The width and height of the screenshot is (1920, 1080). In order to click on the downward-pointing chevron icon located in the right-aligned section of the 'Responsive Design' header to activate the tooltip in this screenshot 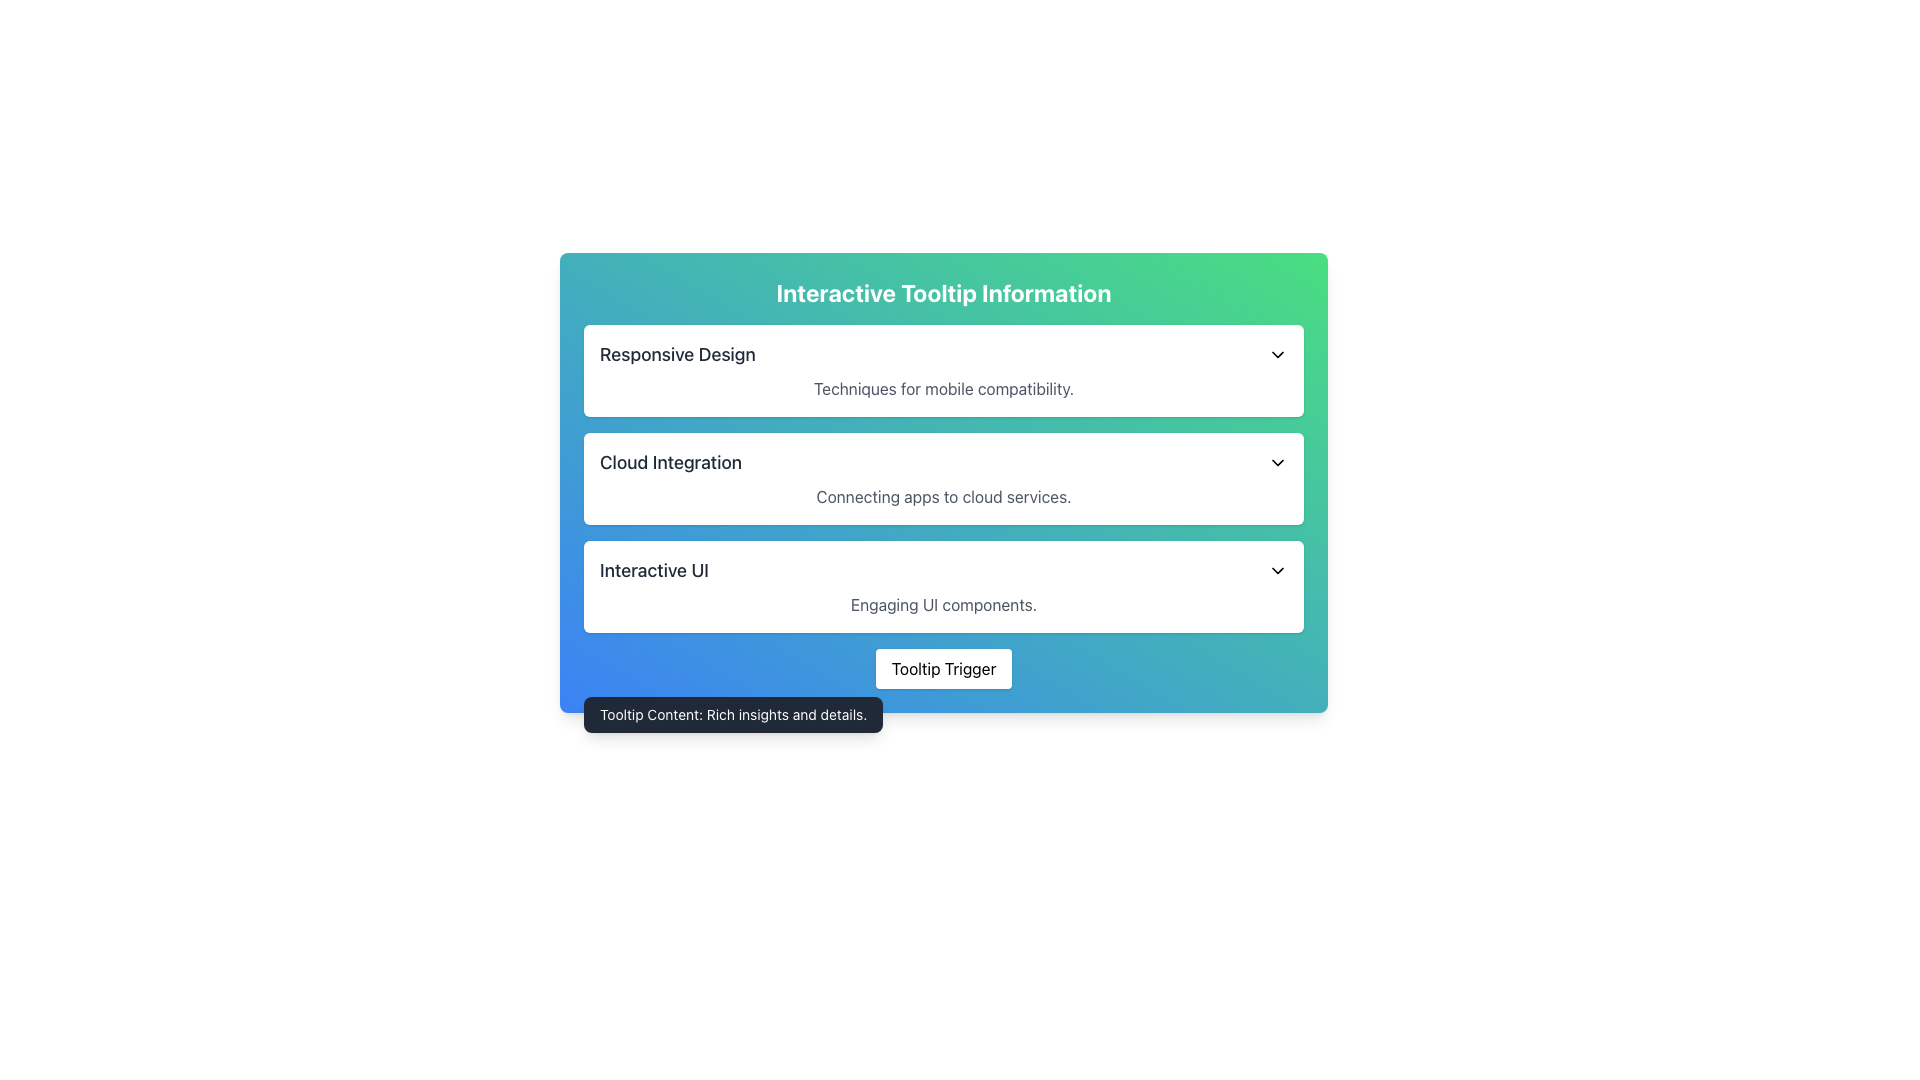, I will do `click(1276, 353)`.